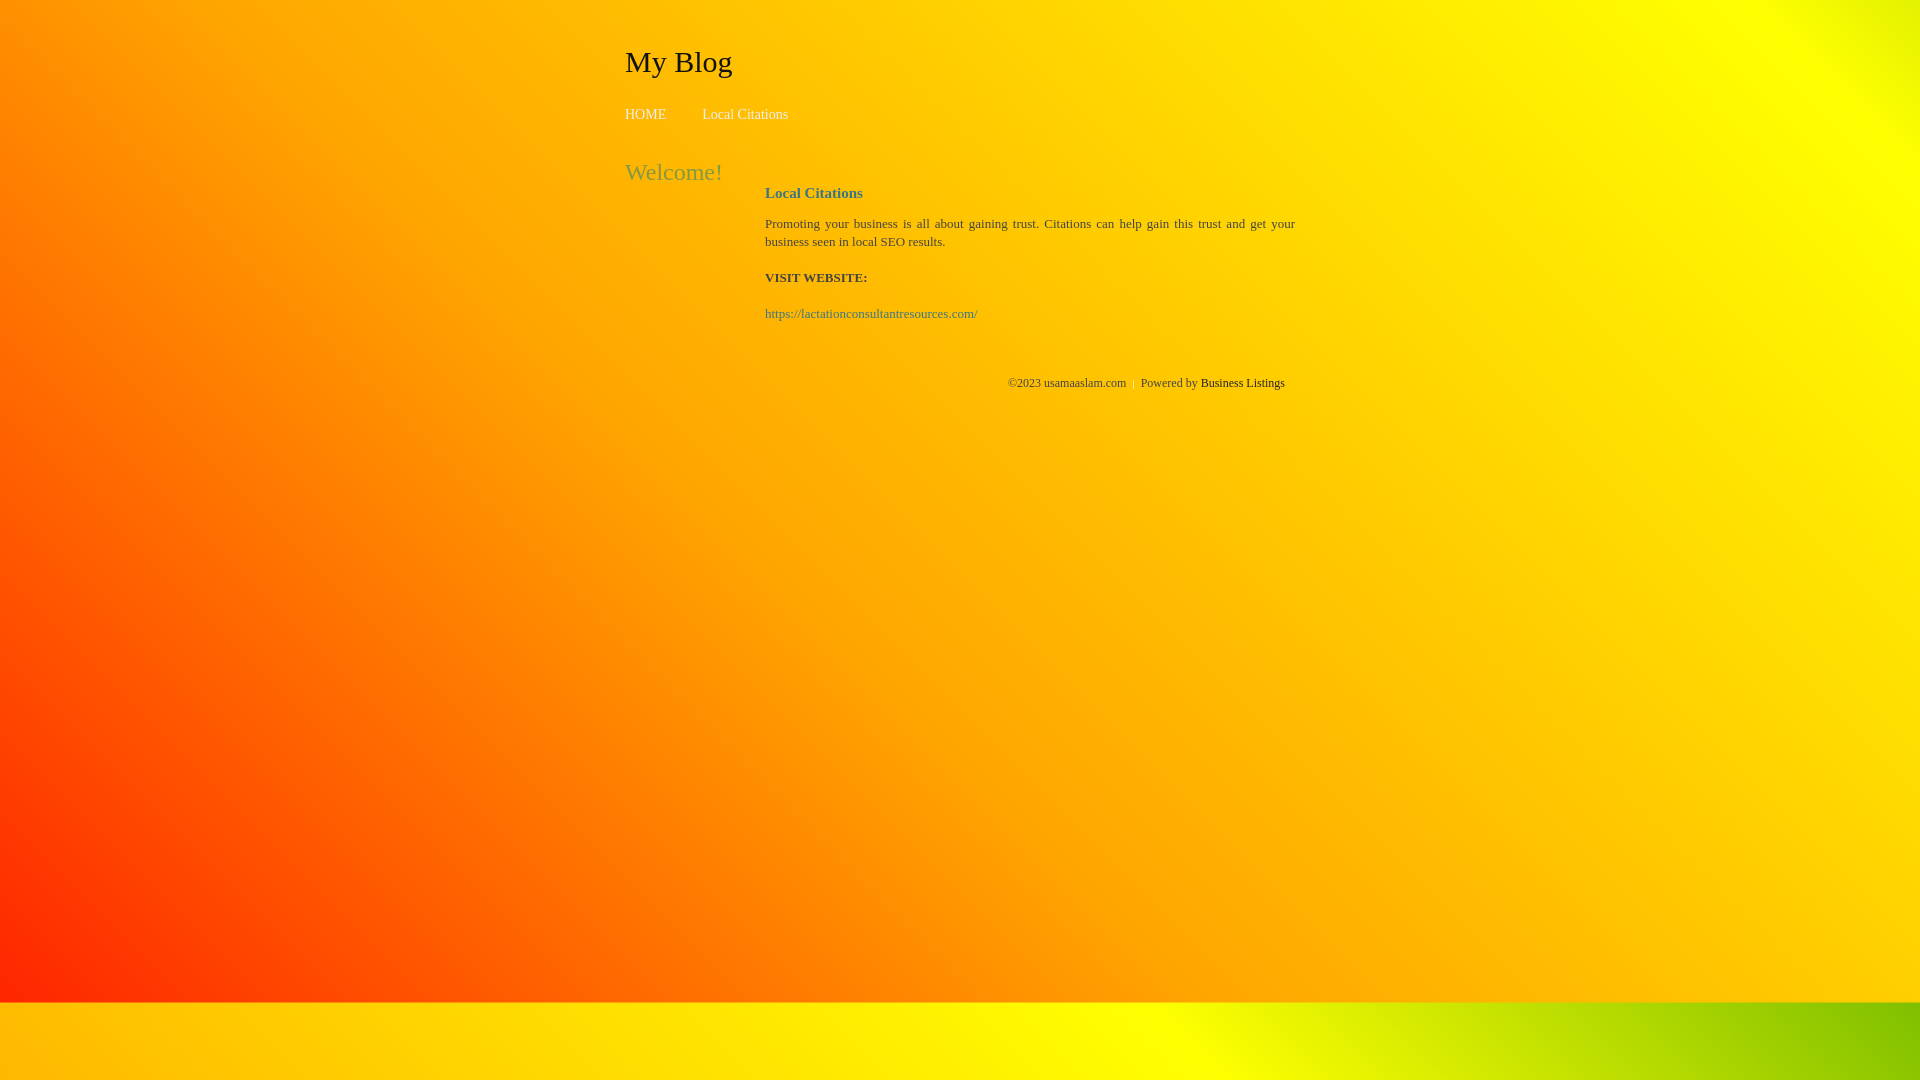 The height and width of the screenshot is (1080, 1920). I want to click on 'HOME', so click(645, 114).